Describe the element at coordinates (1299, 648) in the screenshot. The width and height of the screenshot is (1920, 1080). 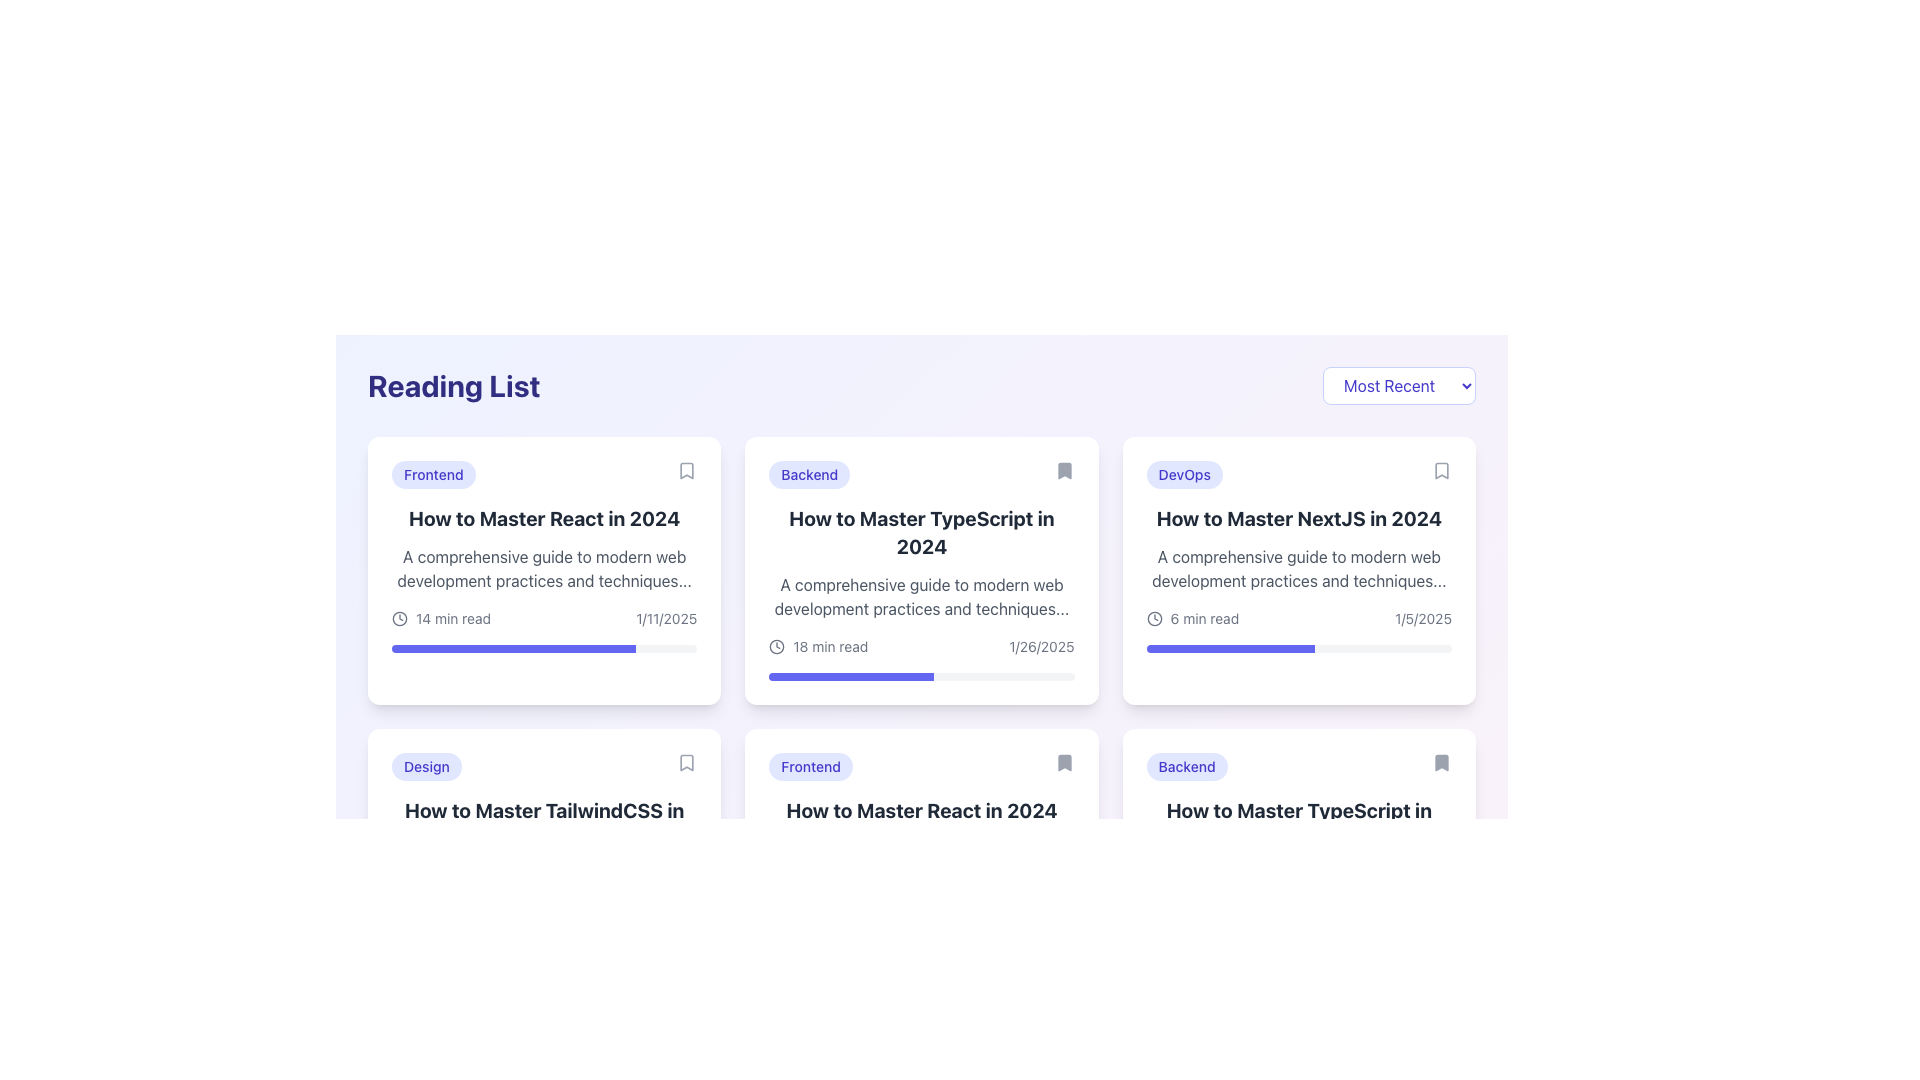
I see `the progress visually indicated on the progress bar located in the card component titled 'How to Master NextJS in 2024'` at that location.